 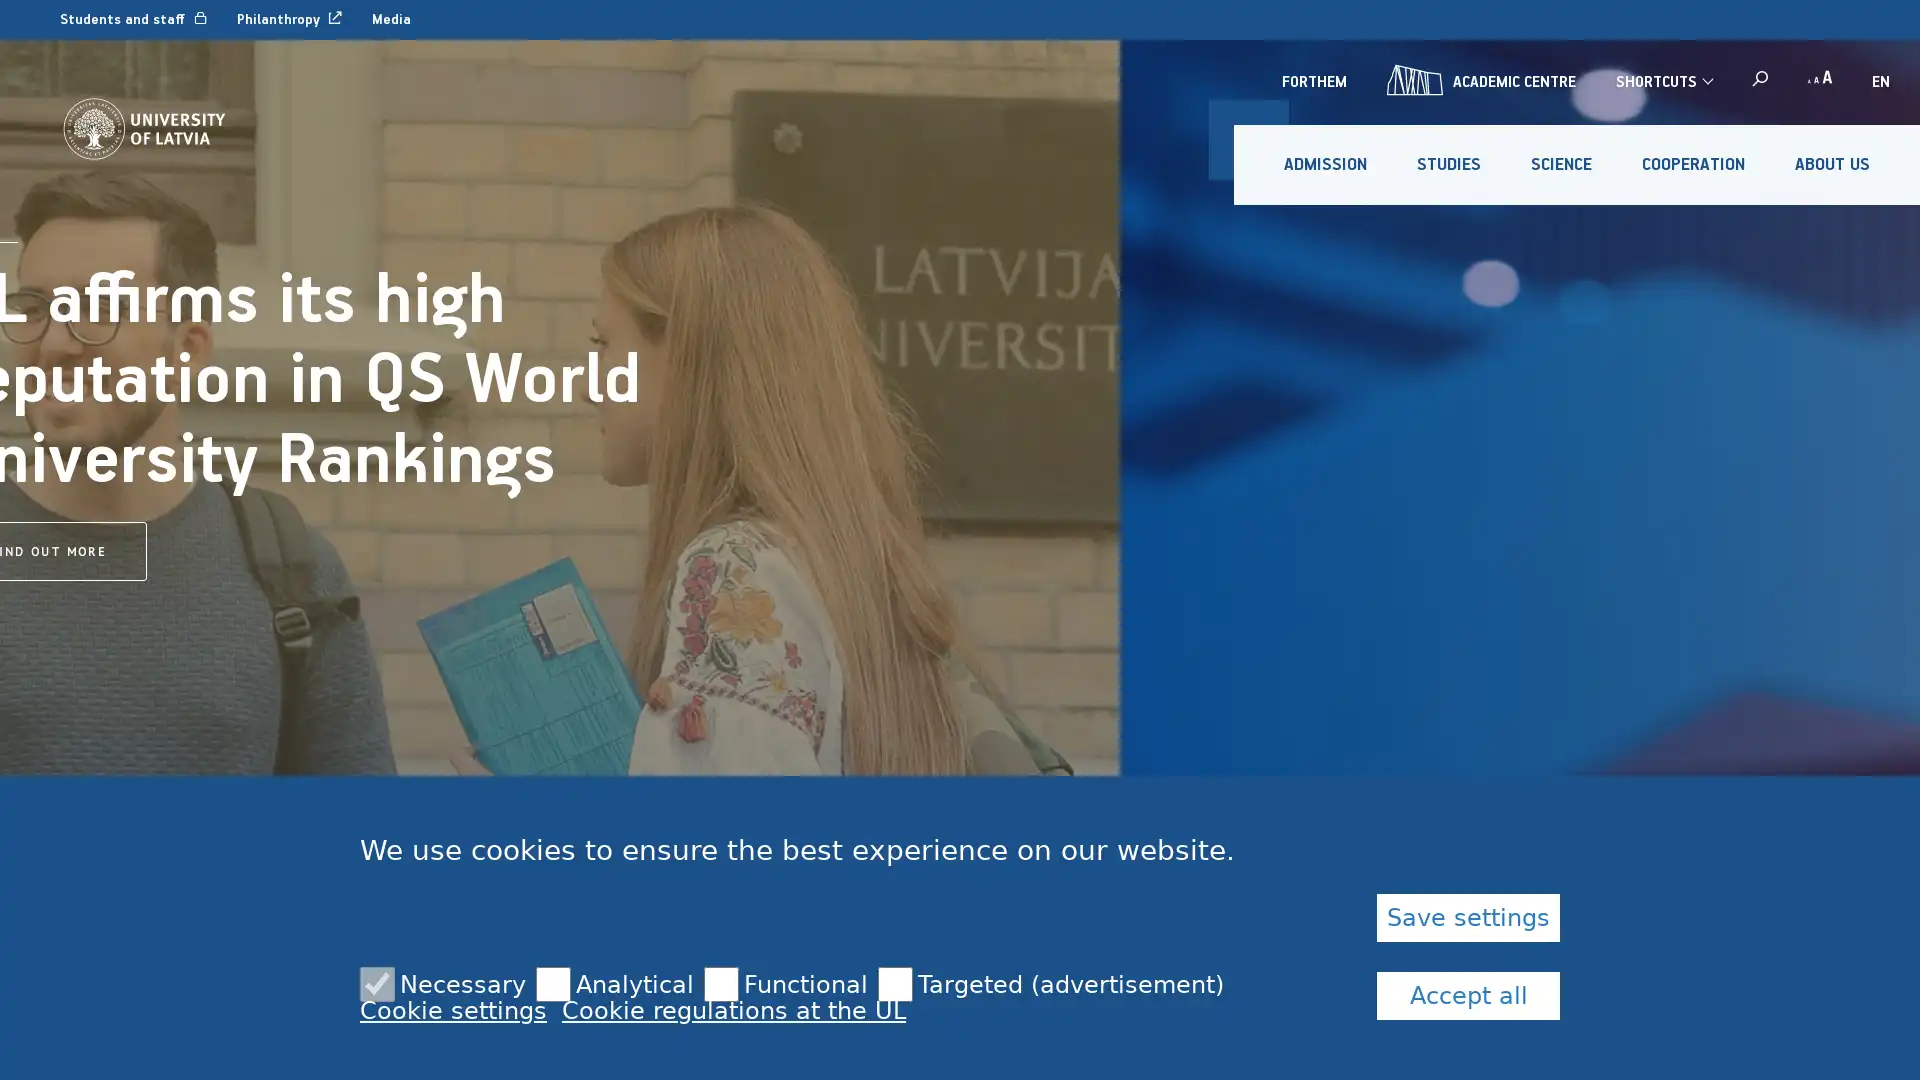 I want to click on COOPERATION, so click(x=1692, y=164).